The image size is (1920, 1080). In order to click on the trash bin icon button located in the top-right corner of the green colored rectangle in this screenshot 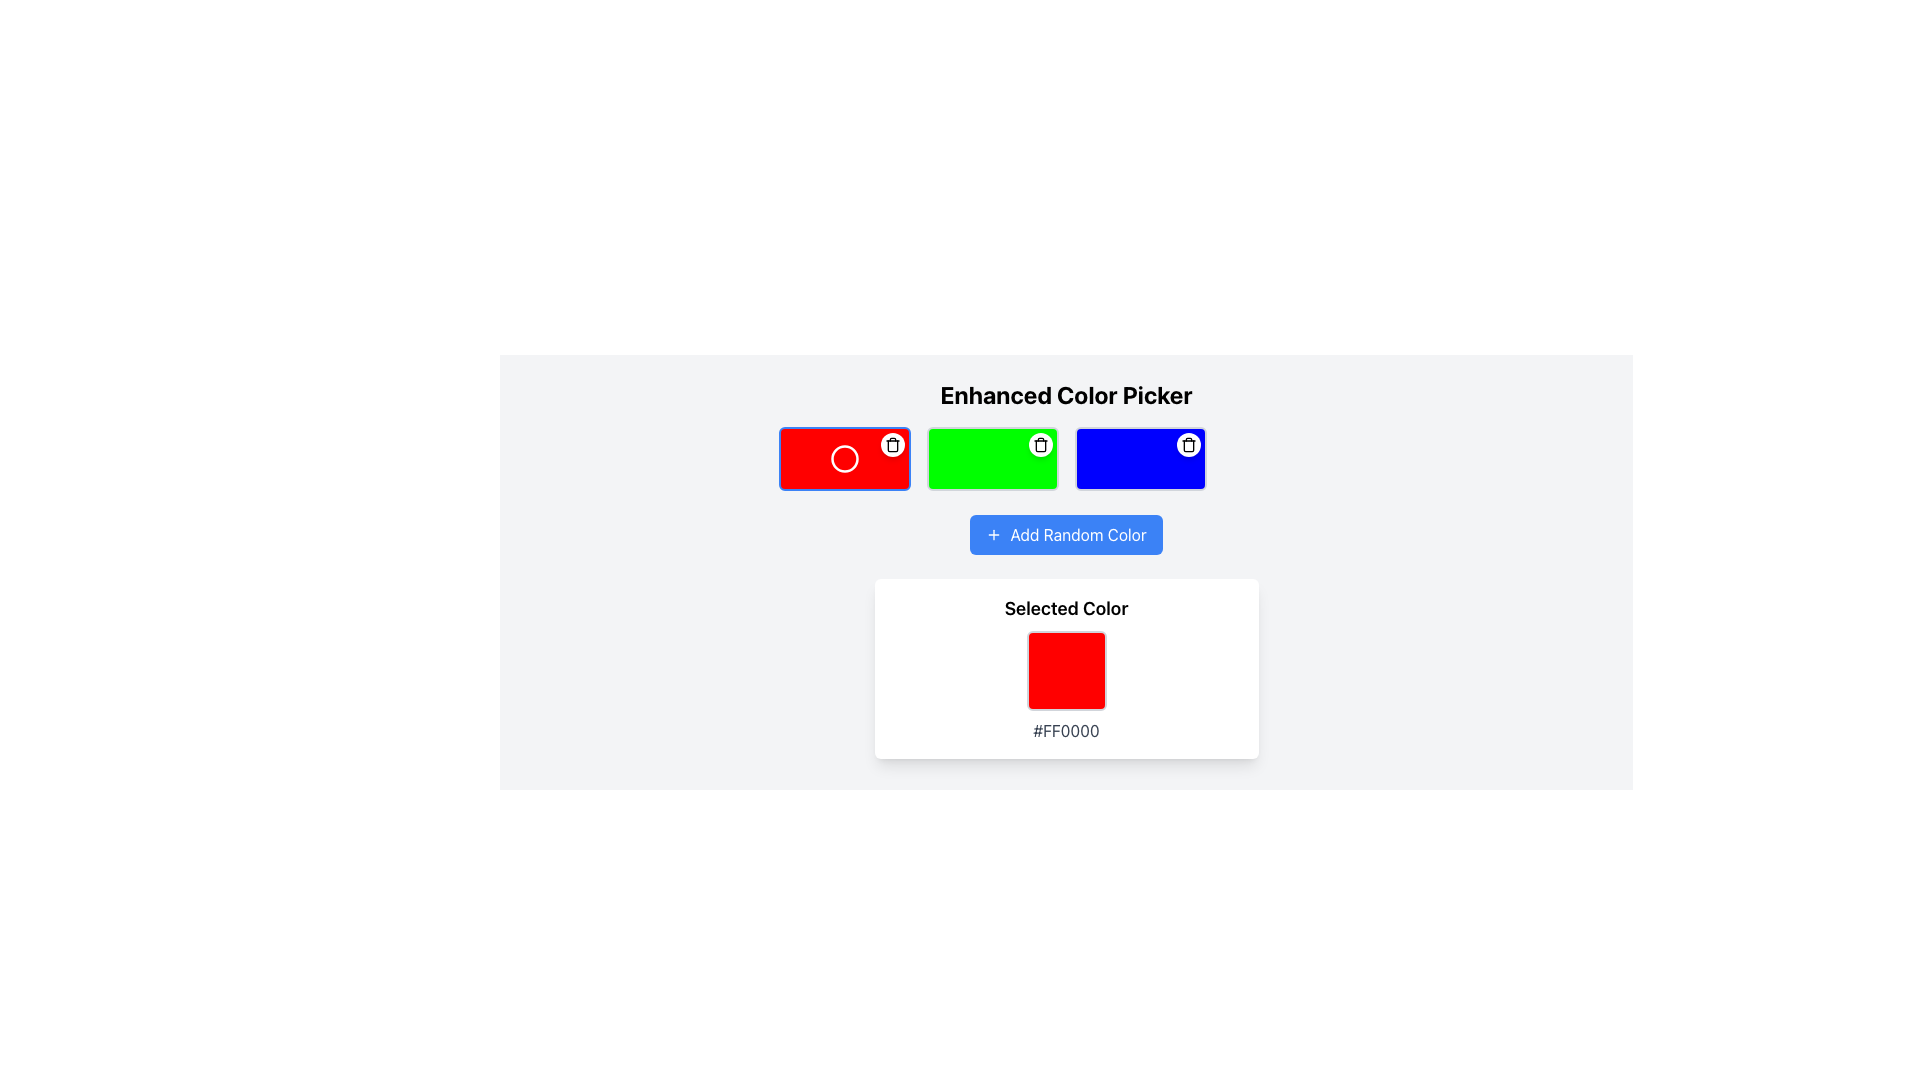, I will do `click(1040, 443)`.